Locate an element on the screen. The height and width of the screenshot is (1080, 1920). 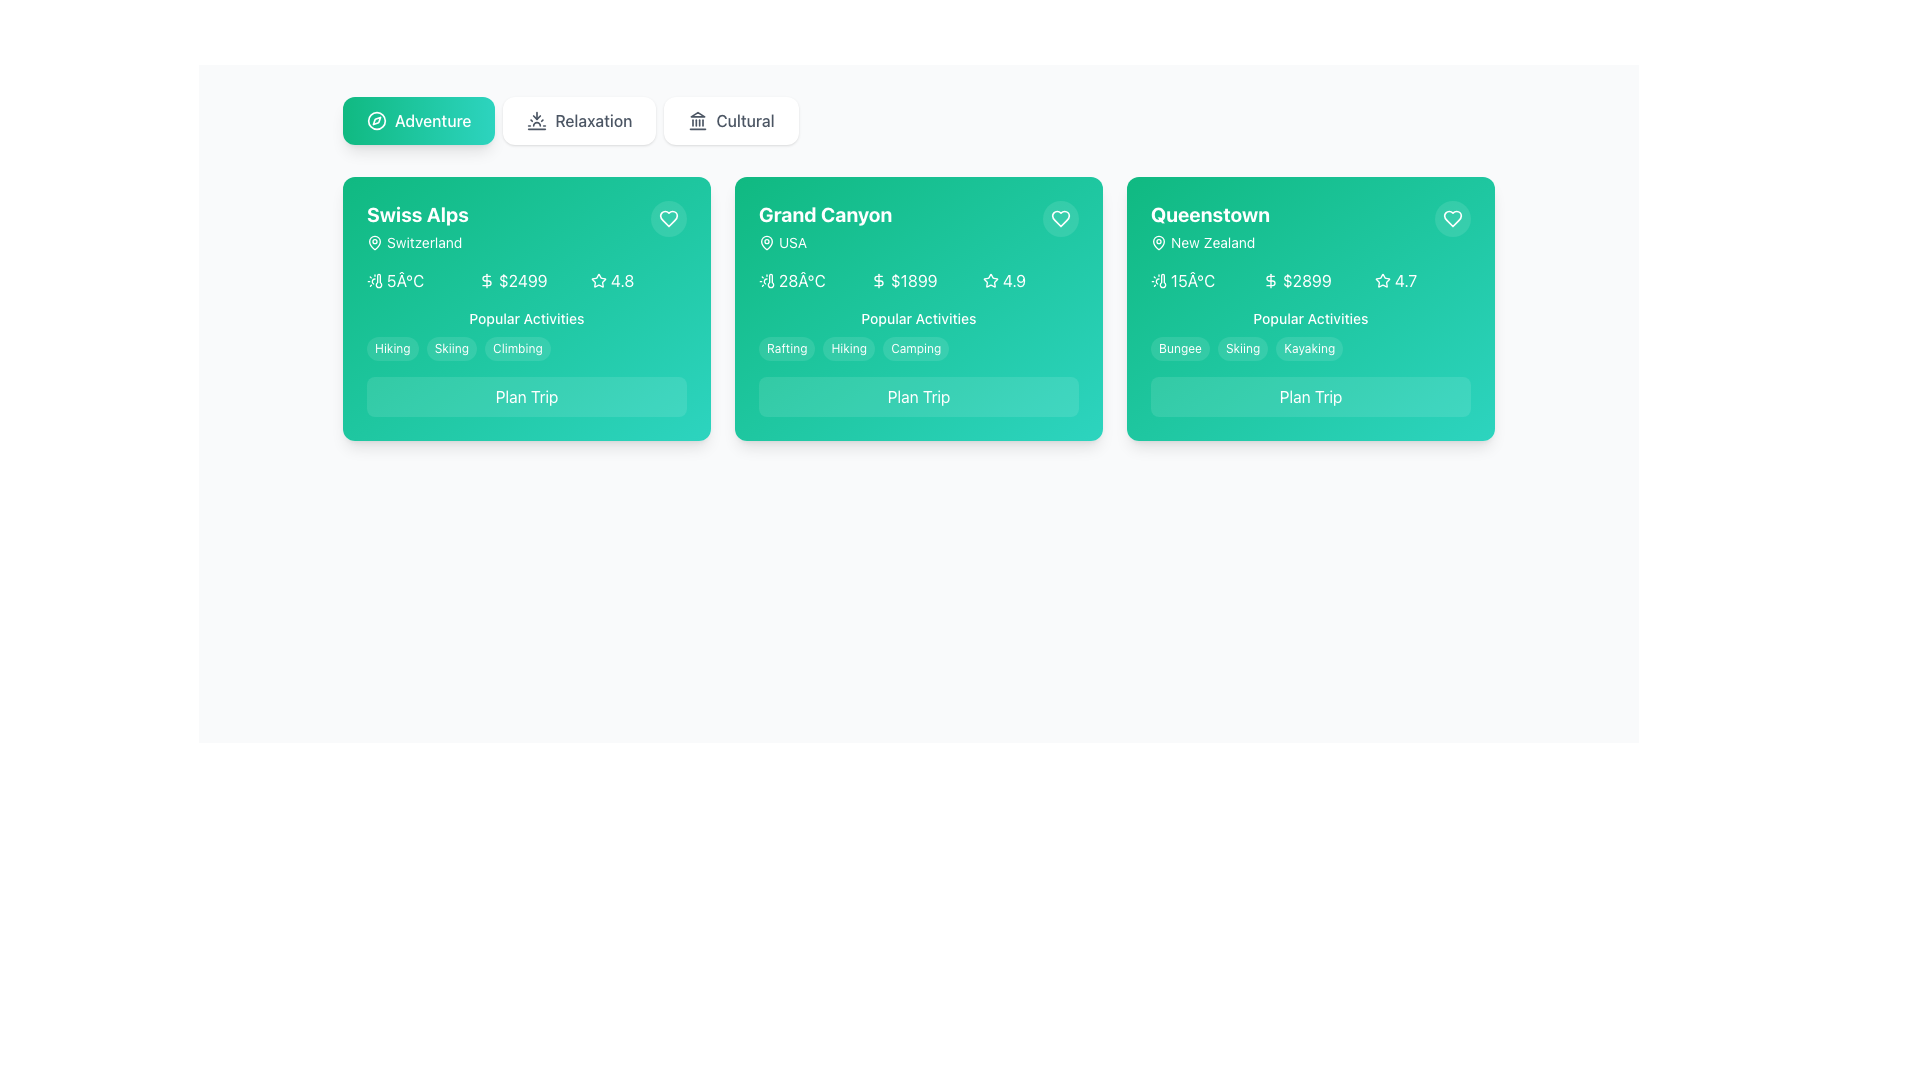
the location marker icon that visually represents the Grand Canyon's position in the USA, located to the left of the 'USA' text on the Grand Canyon card is located at coordinates (766, 242).